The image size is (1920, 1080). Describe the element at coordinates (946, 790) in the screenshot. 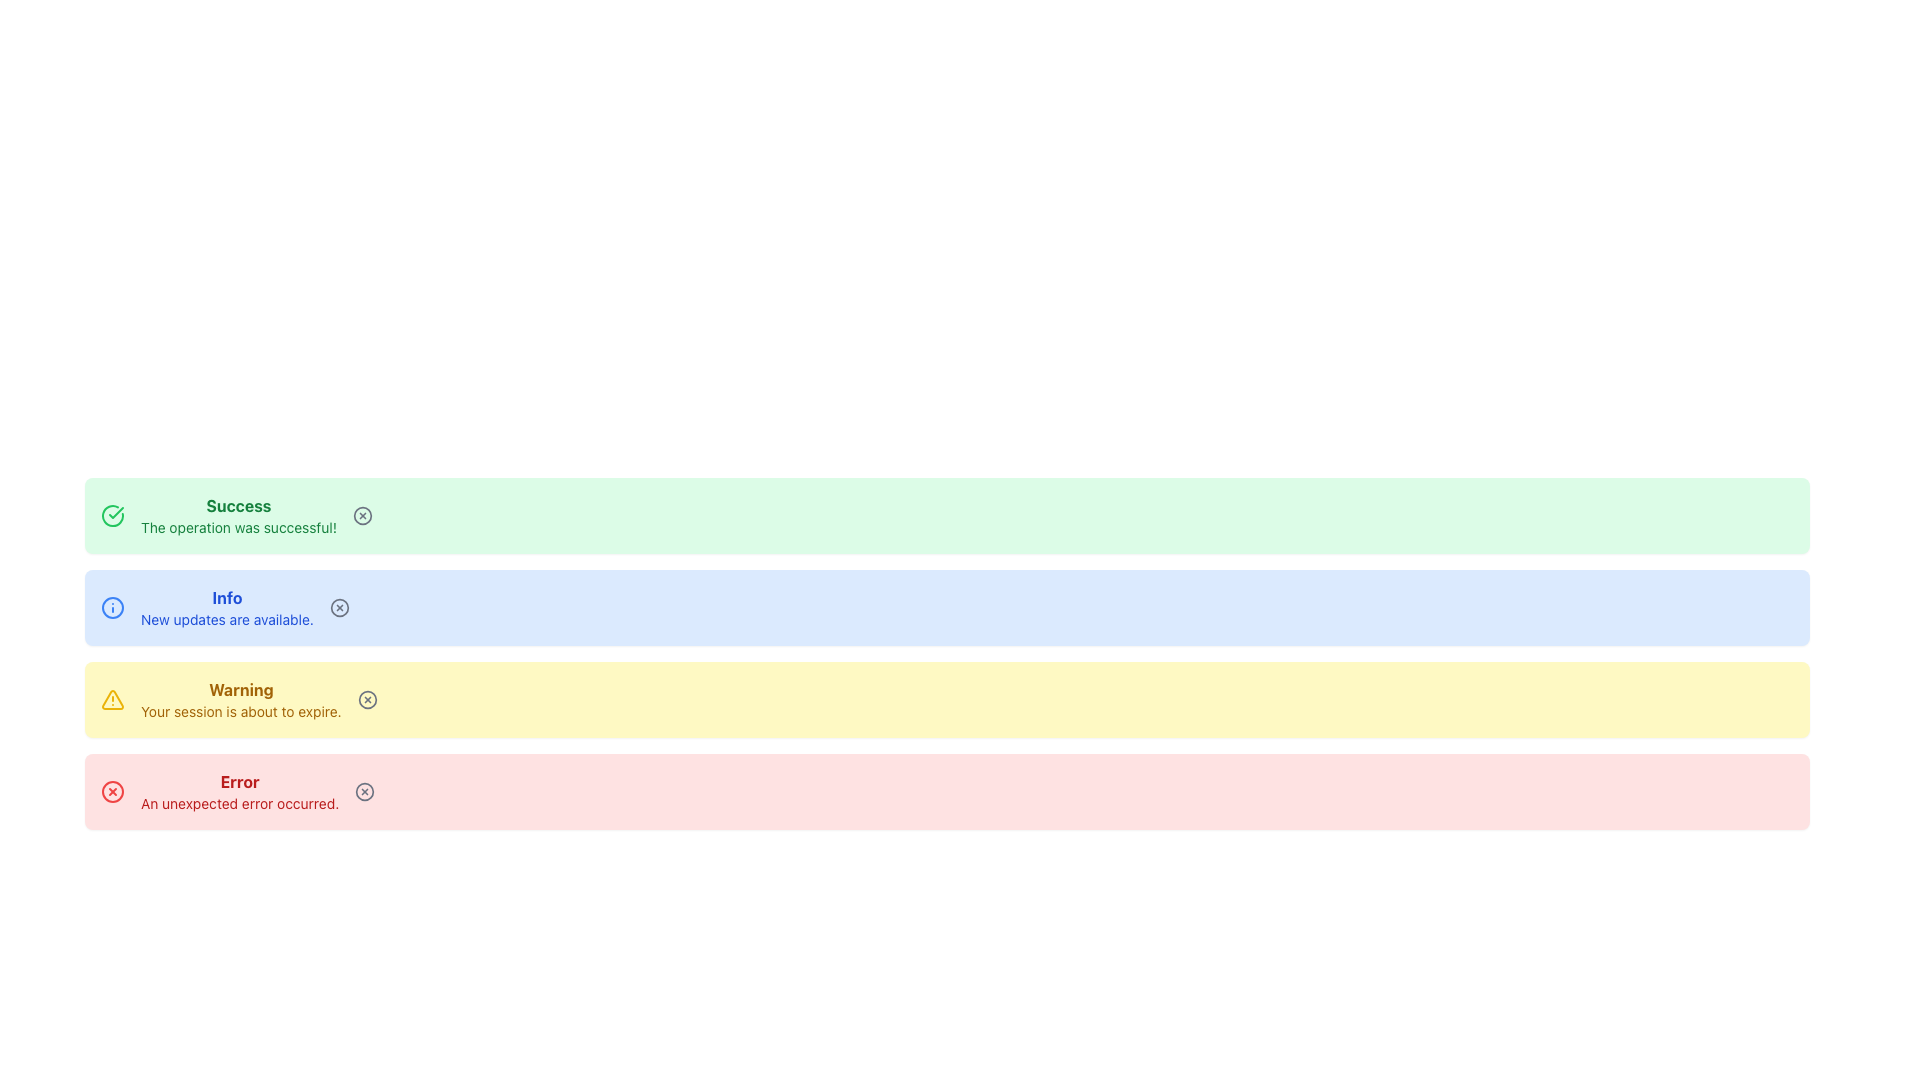

I see `error message displayed in the Notification Bar, which has a red background and contains the text 'Error' and 'An unexpected error occurred.'` at that location.